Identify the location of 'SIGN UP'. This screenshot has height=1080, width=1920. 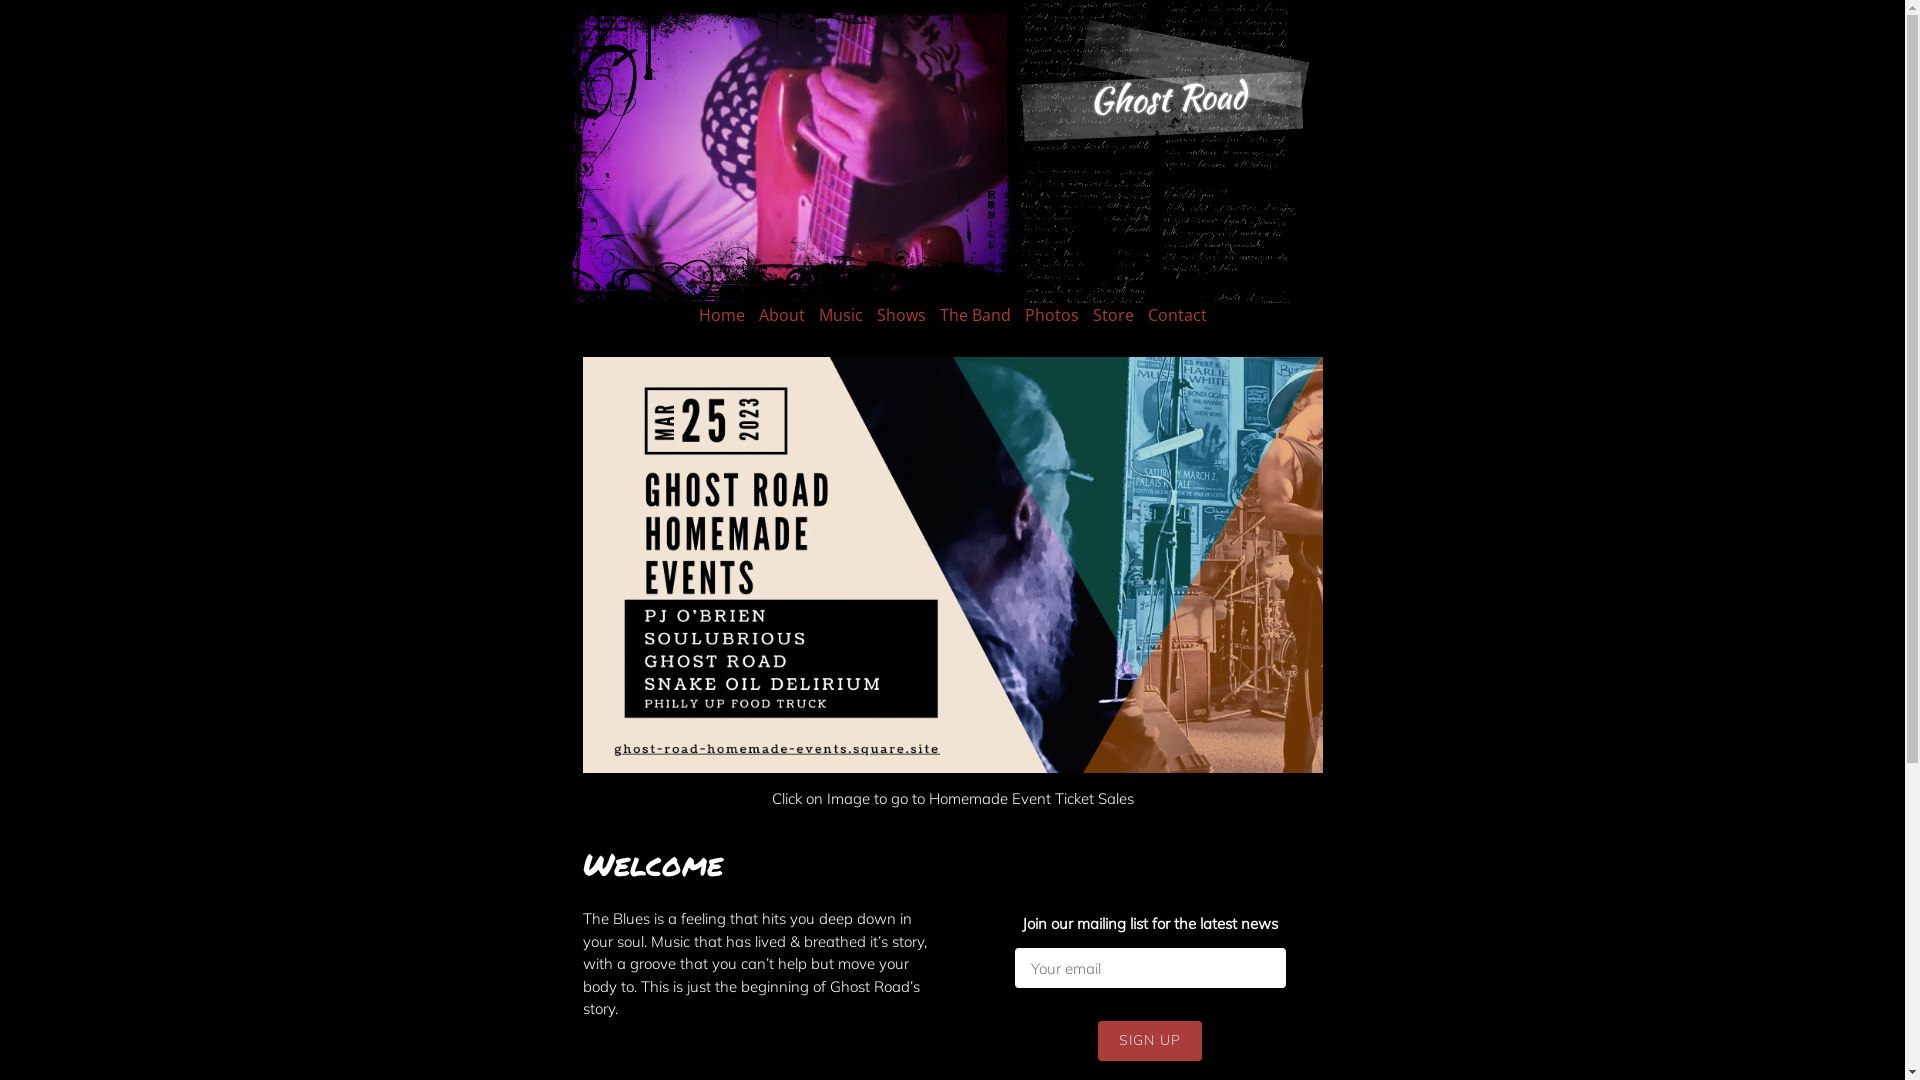
(1150, 1040).